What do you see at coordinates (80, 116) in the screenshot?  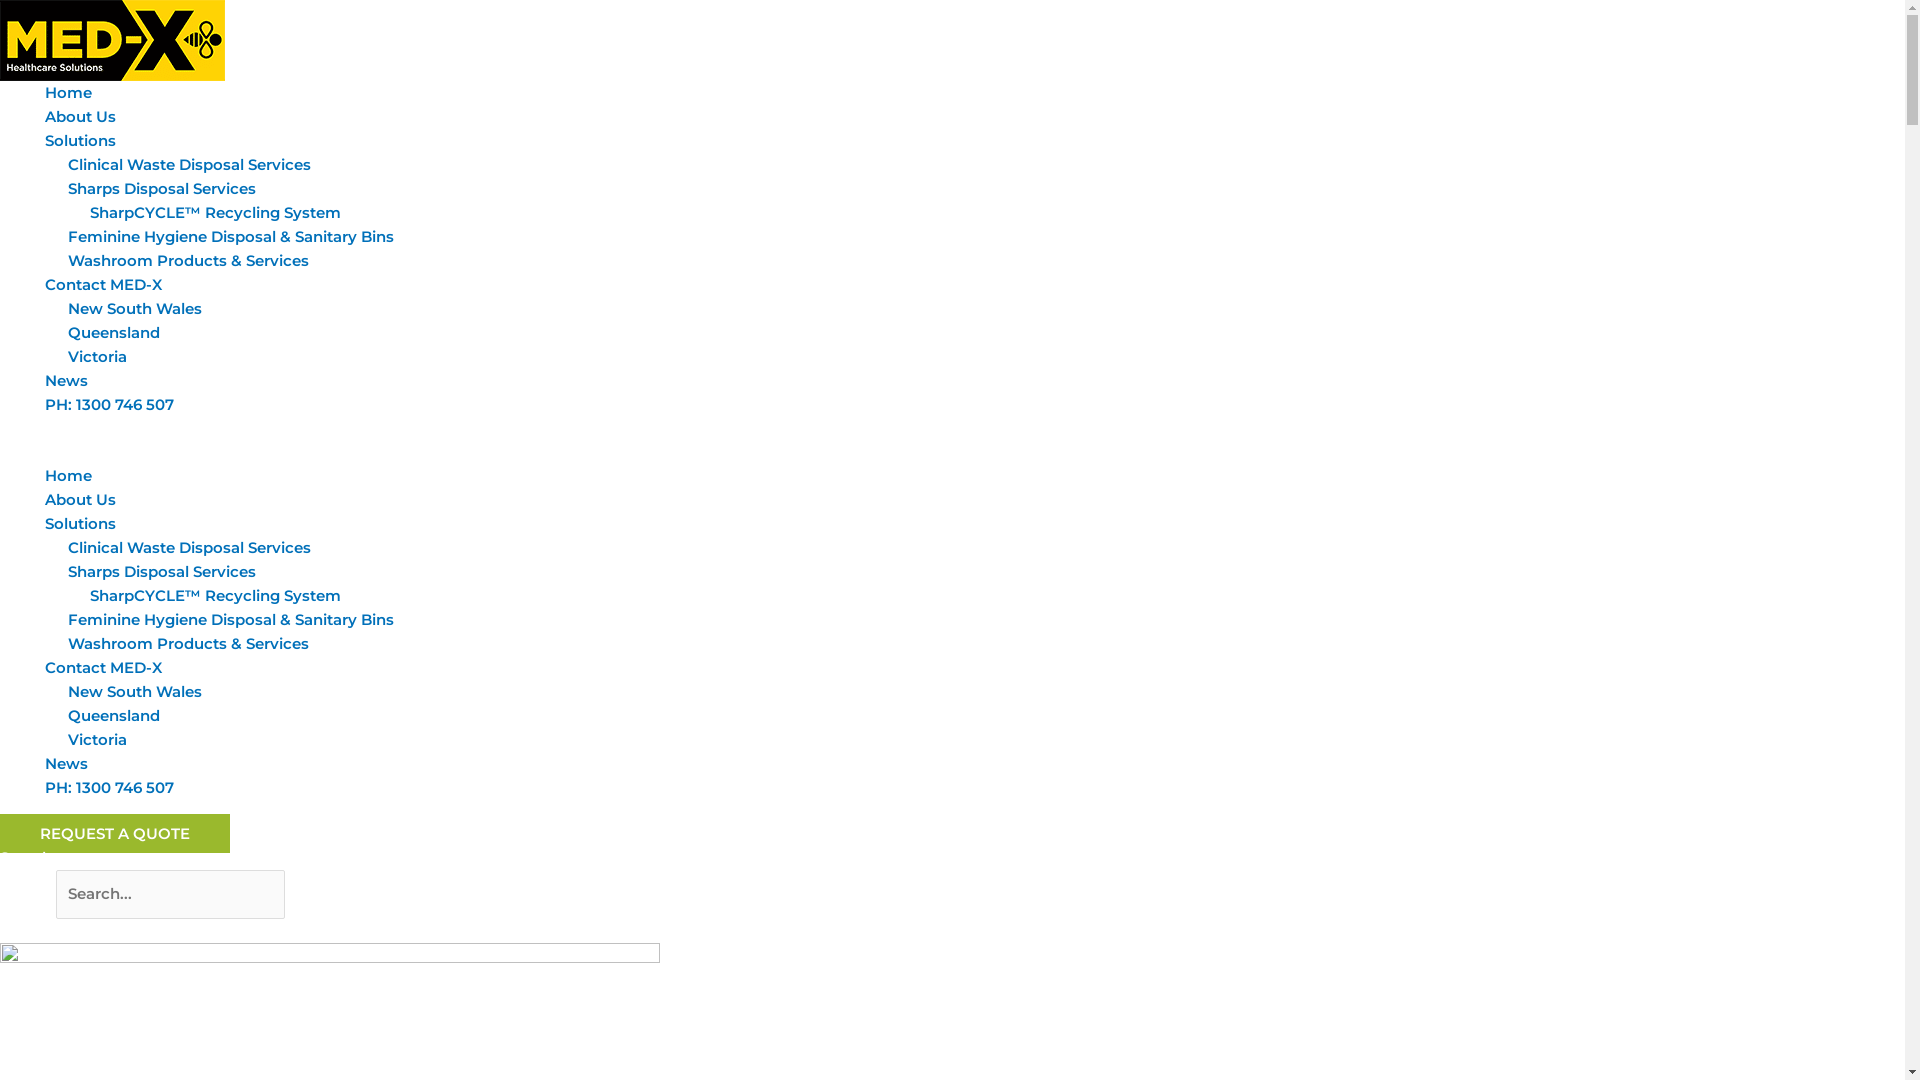 I see `'About Us'` at bounding box center [80, 116].